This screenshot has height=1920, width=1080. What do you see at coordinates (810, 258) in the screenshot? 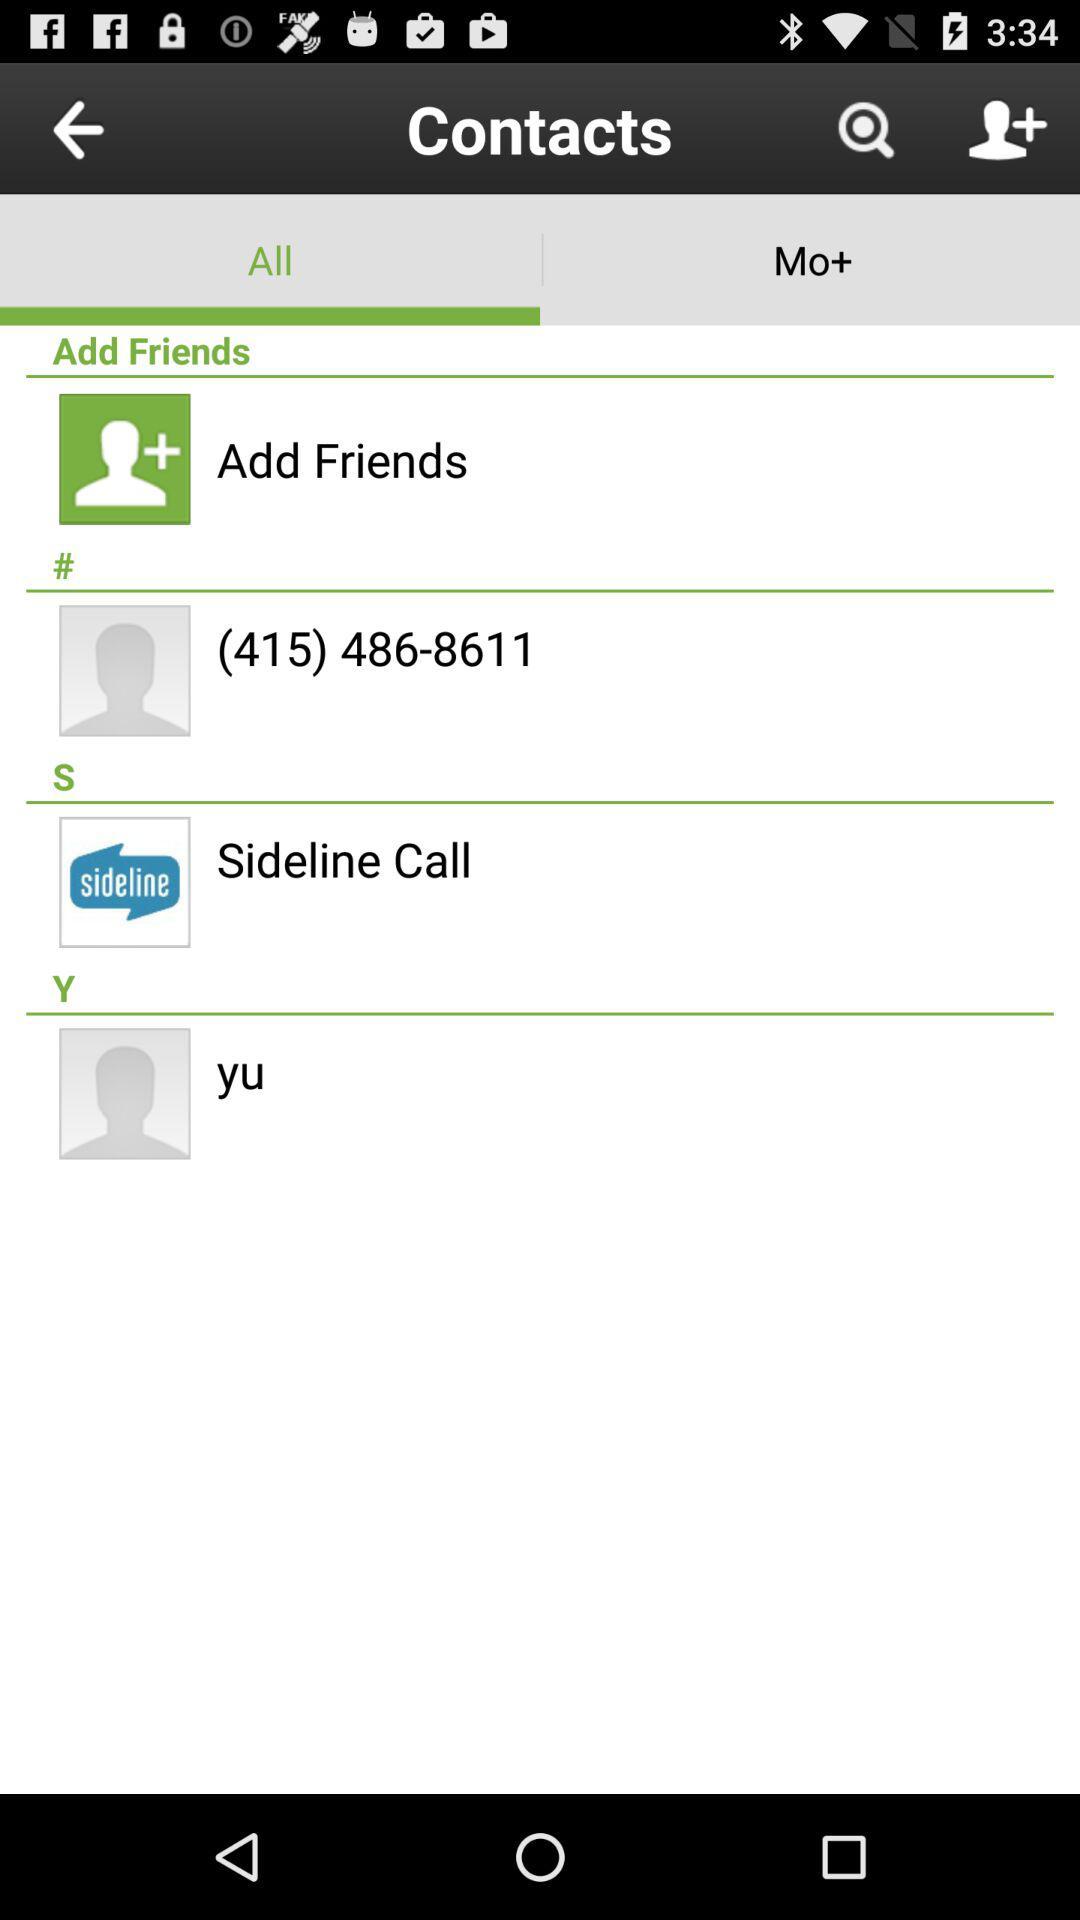
I see `item next to all app` at bounding box center [810, 258].